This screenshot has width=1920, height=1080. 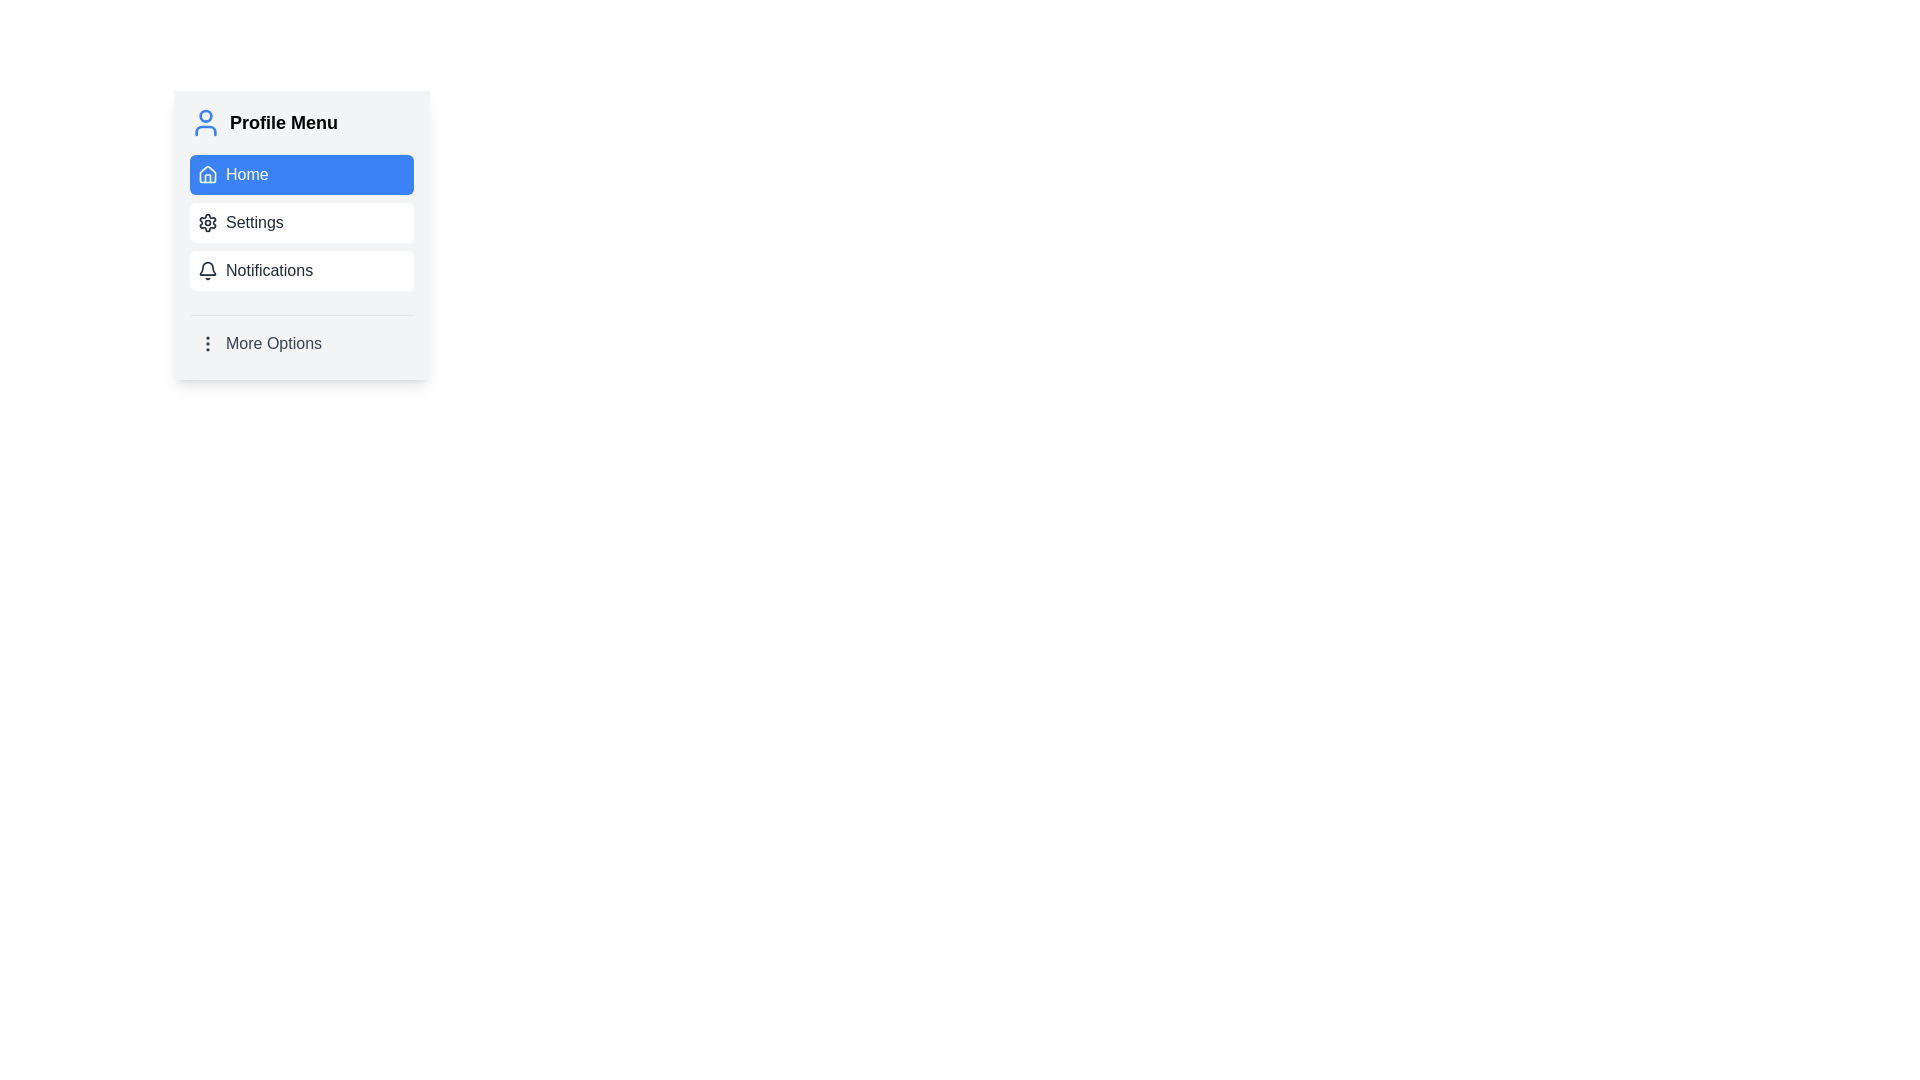 What do you see at coordinates (207, 223) in the screenshot?
I see `the gear icon representing settings, located to the left of the 'Settings' text in the Profile Menu` at bounding box center [207, 223].